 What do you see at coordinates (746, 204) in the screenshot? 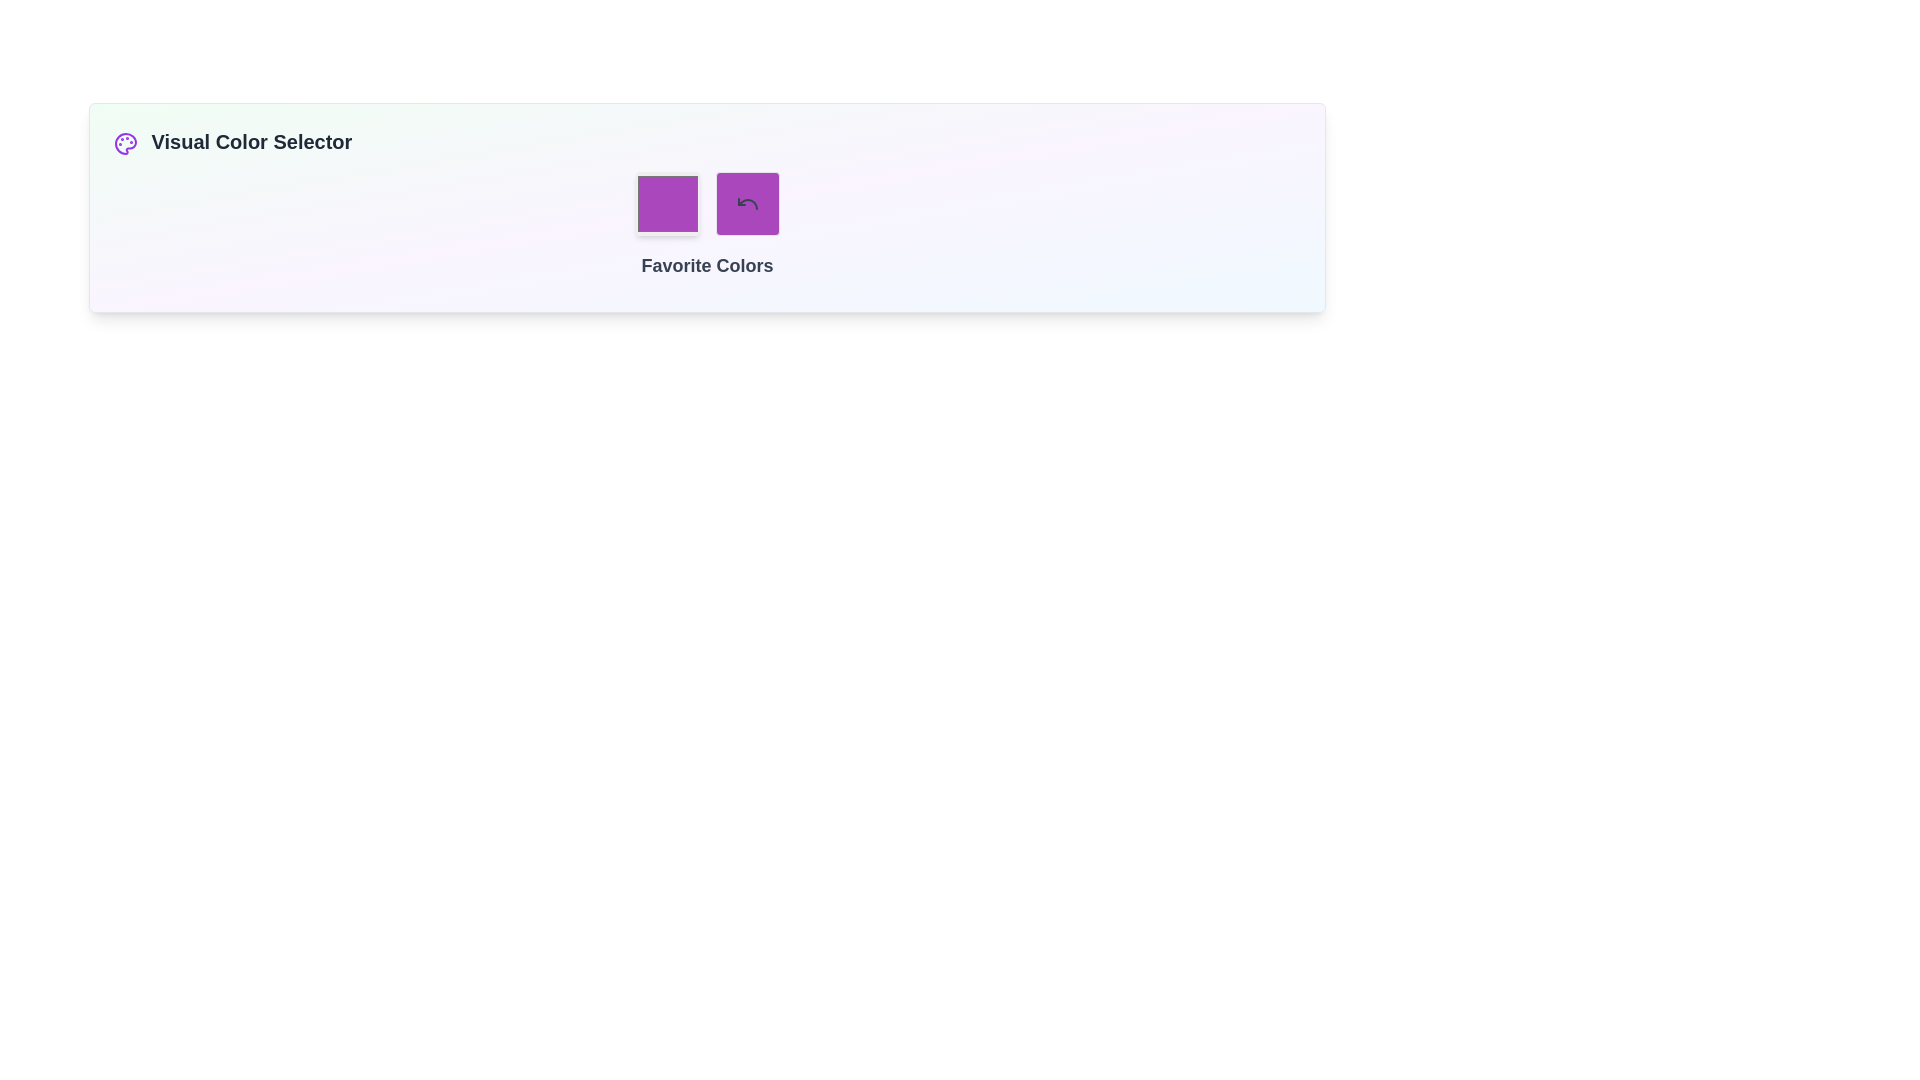
I see `the reset Icon button located in the right purple square of the 'Favorite Colors' section` at bounding box center [746, 204].